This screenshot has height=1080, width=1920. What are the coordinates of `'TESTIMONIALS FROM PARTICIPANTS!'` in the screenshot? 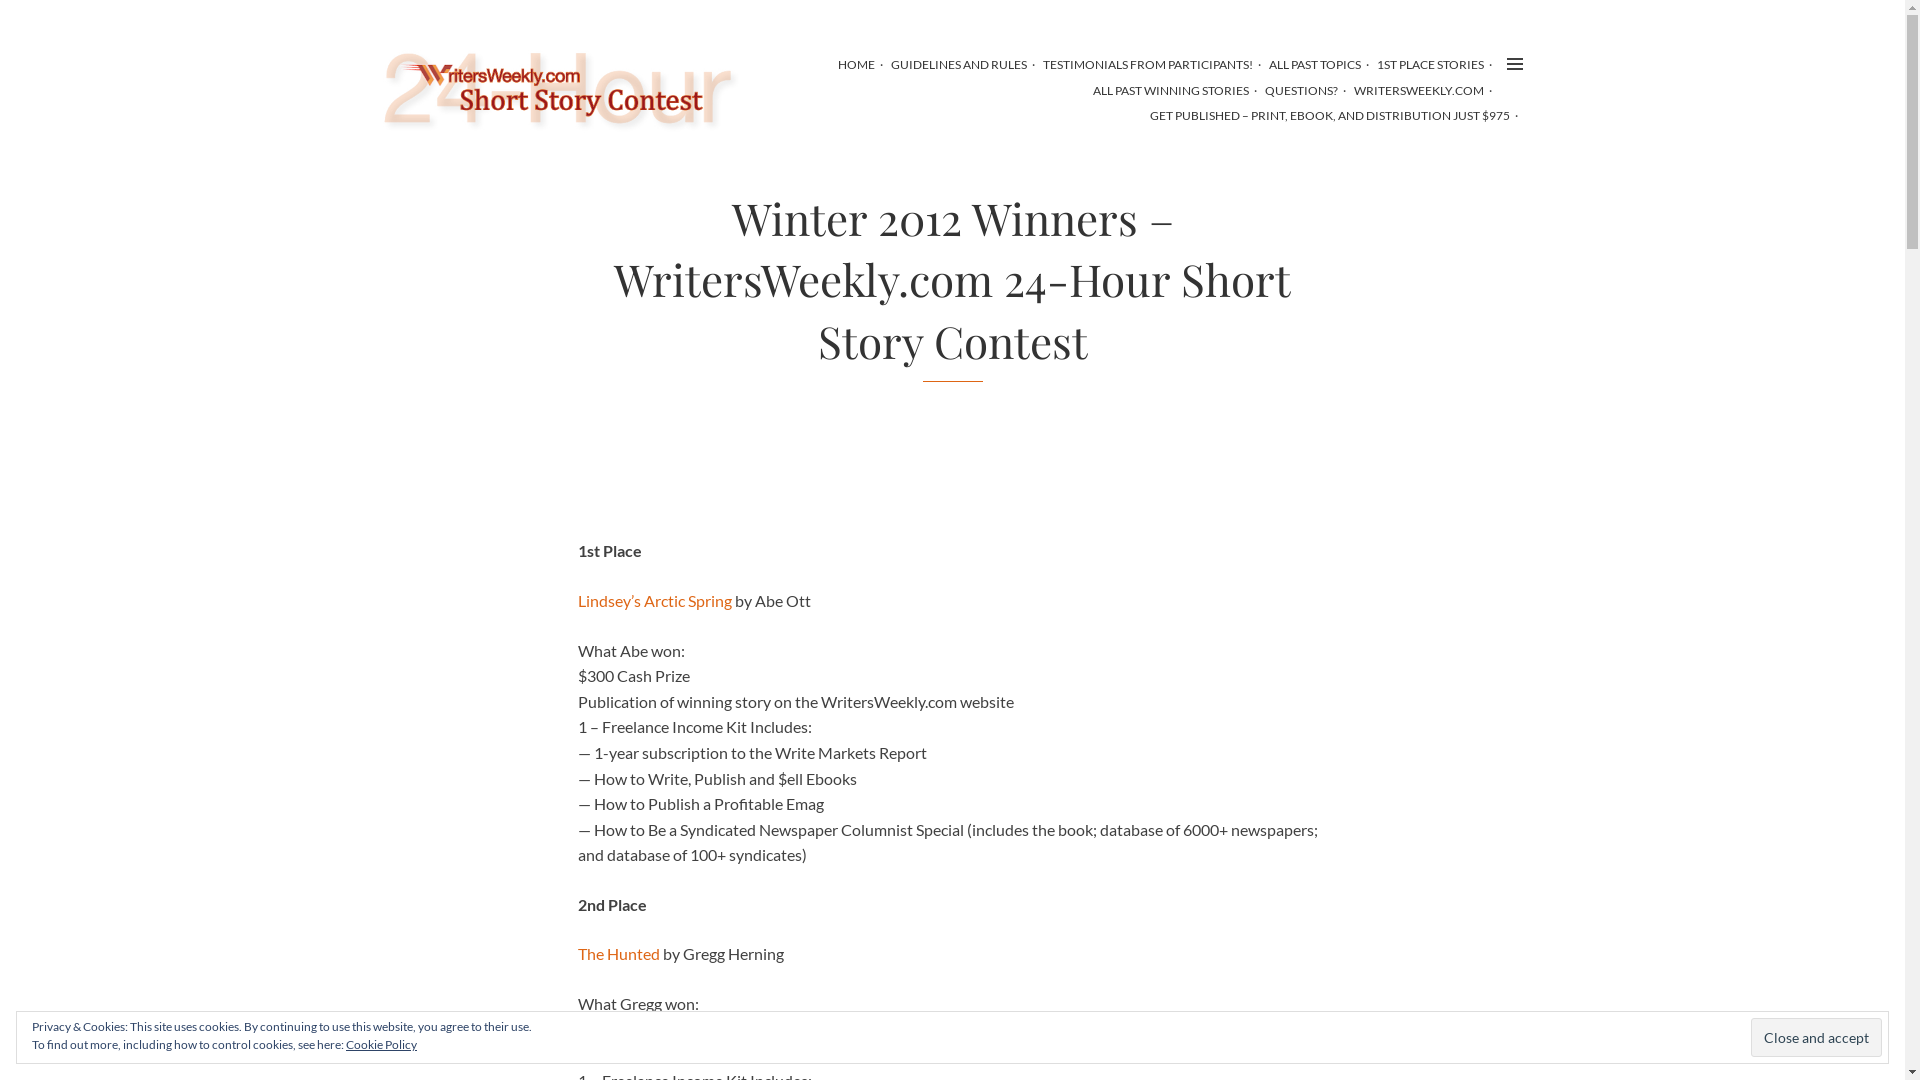 It's located at (1147, 63).